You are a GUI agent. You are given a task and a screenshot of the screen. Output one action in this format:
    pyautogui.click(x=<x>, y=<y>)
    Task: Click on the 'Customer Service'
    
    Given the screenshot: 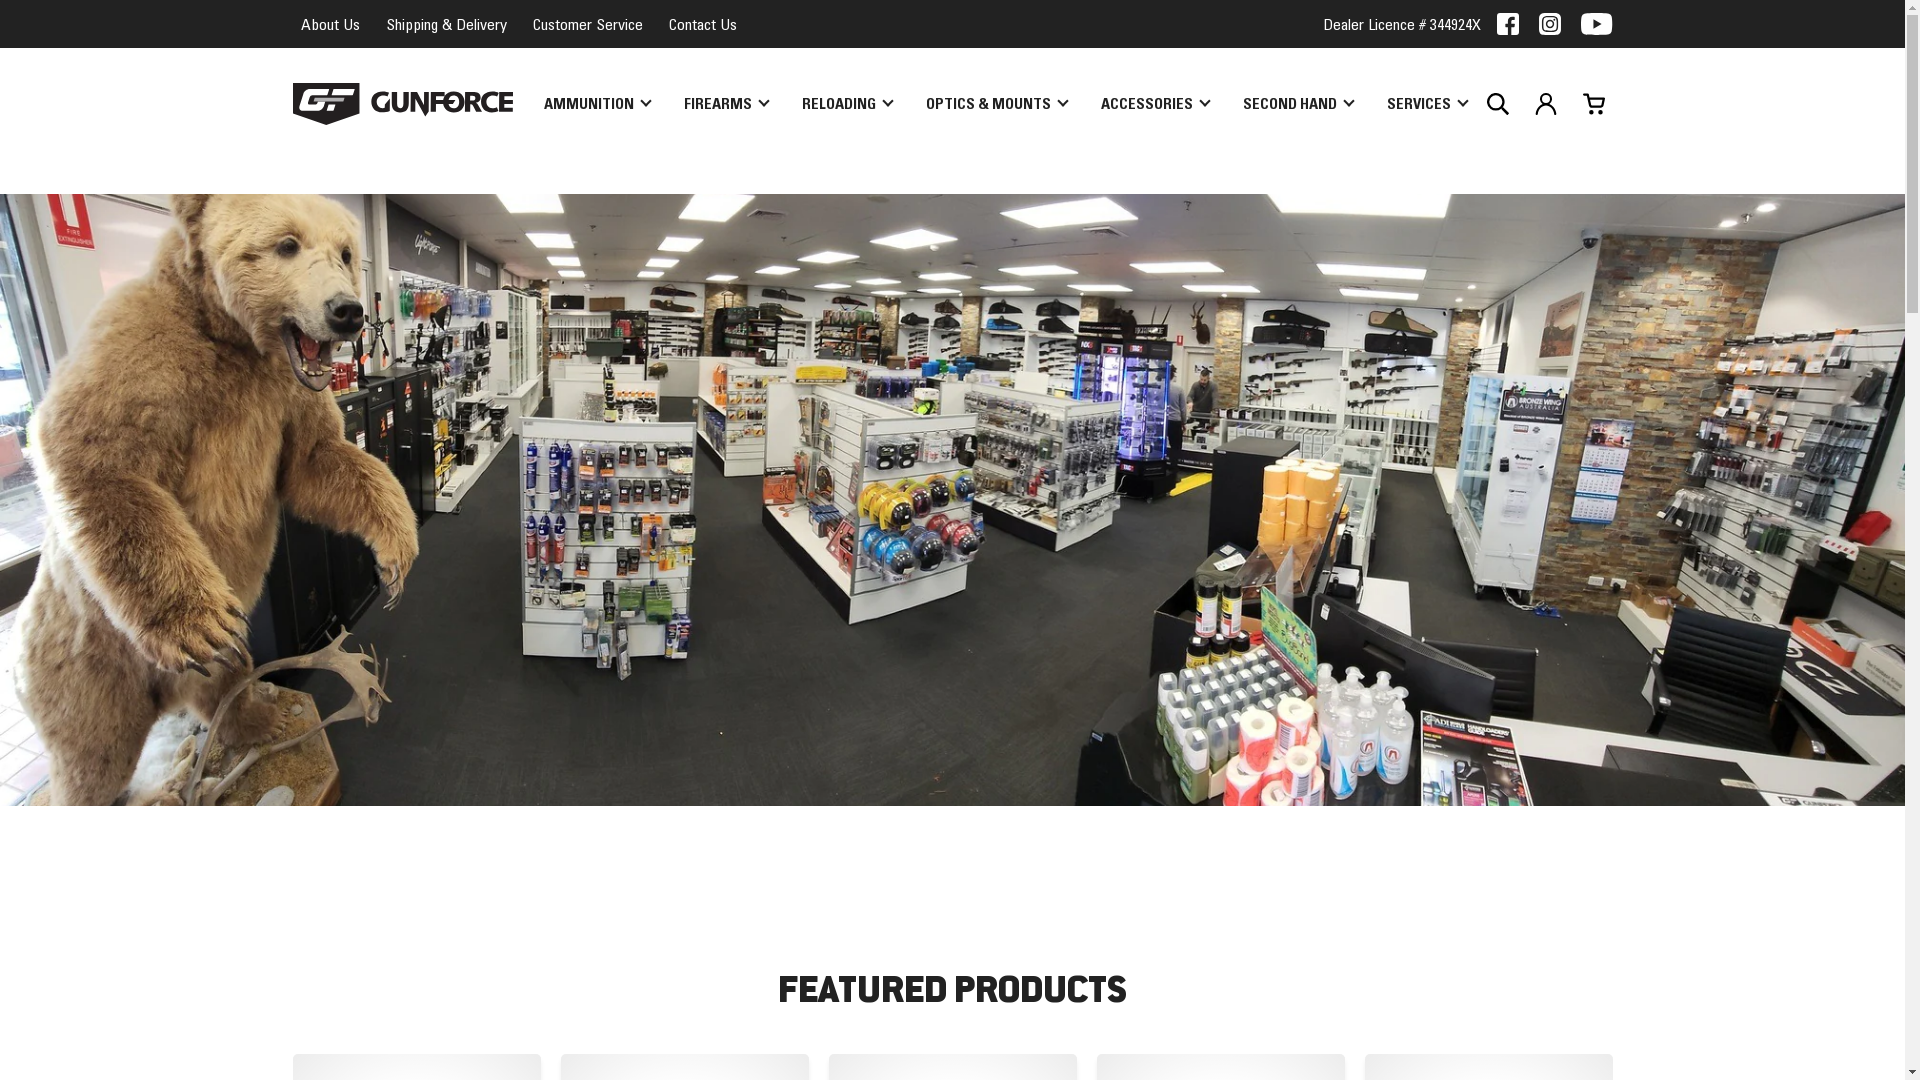 What is the action you would take?
    pyautogui.click(x=585, y=23)
    